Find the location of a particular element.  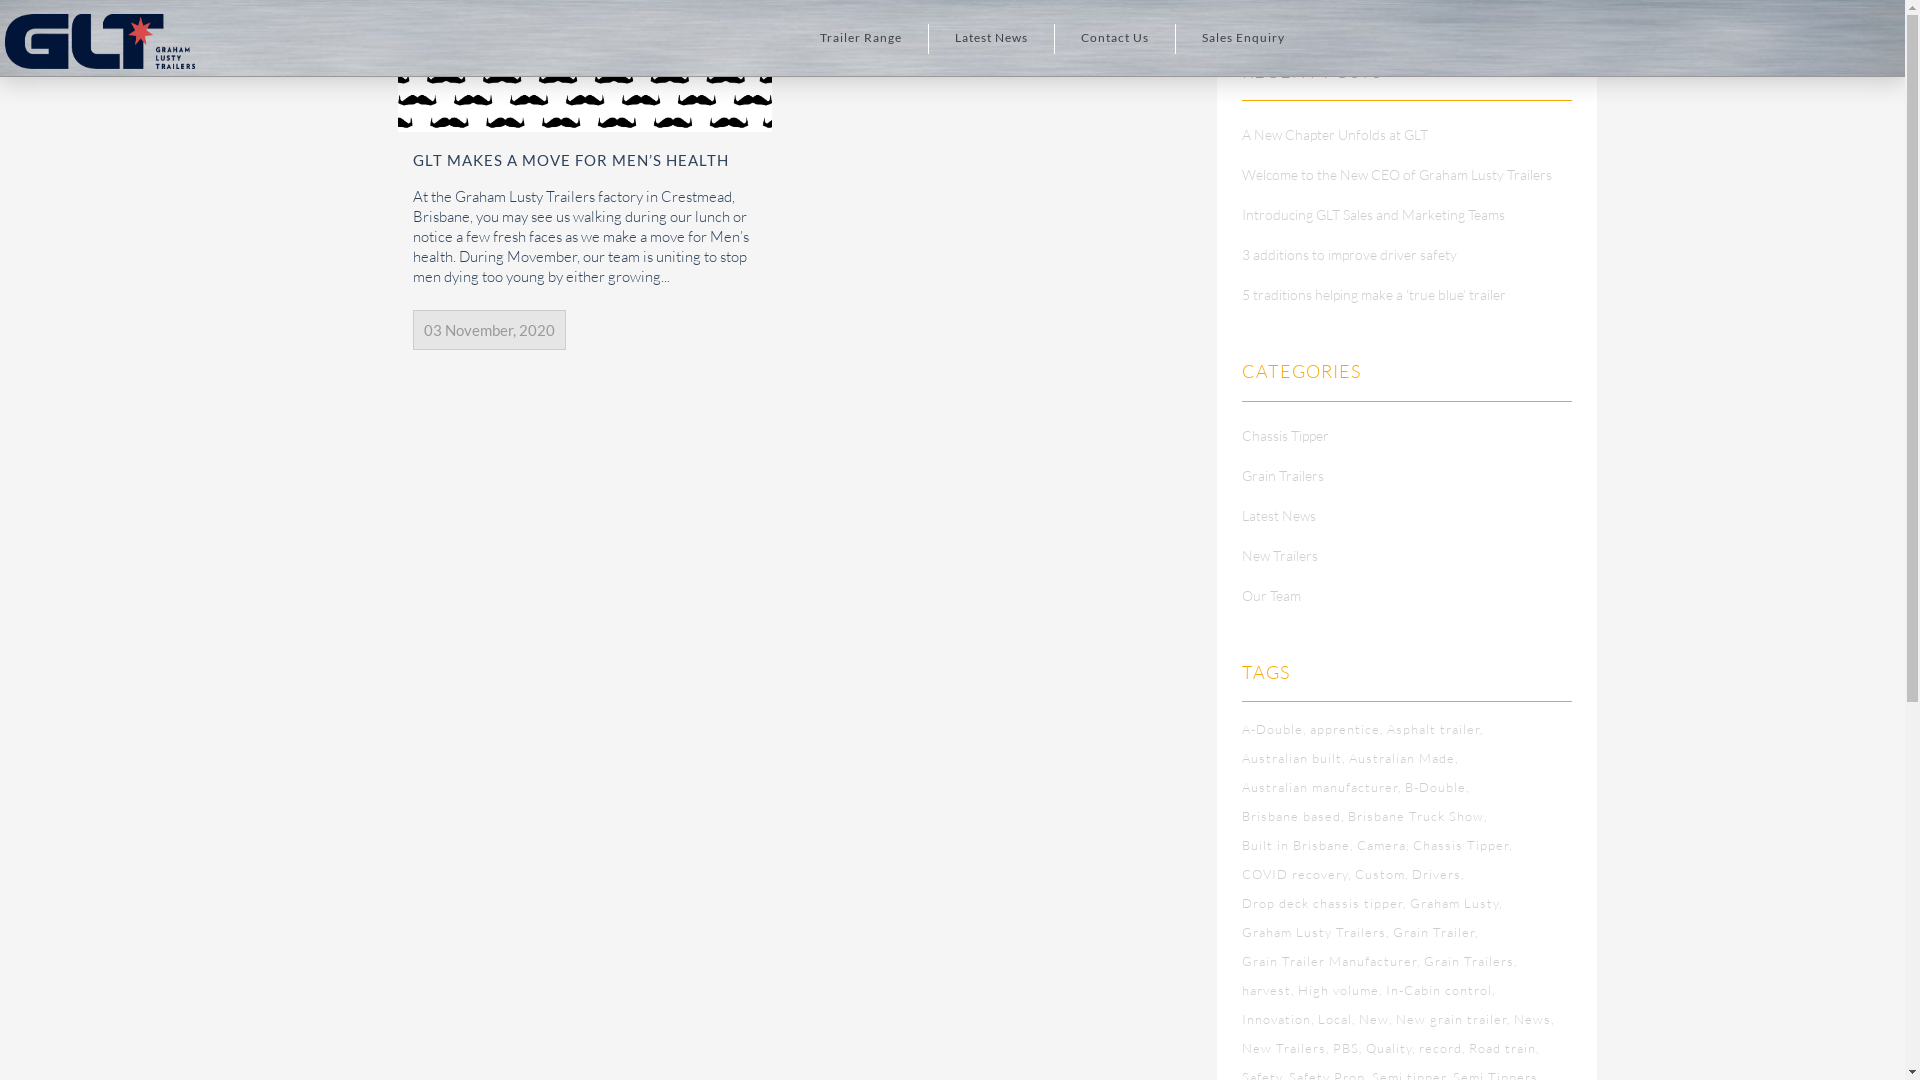

'In-Cabin control' is located at coordinates (1440, 990).